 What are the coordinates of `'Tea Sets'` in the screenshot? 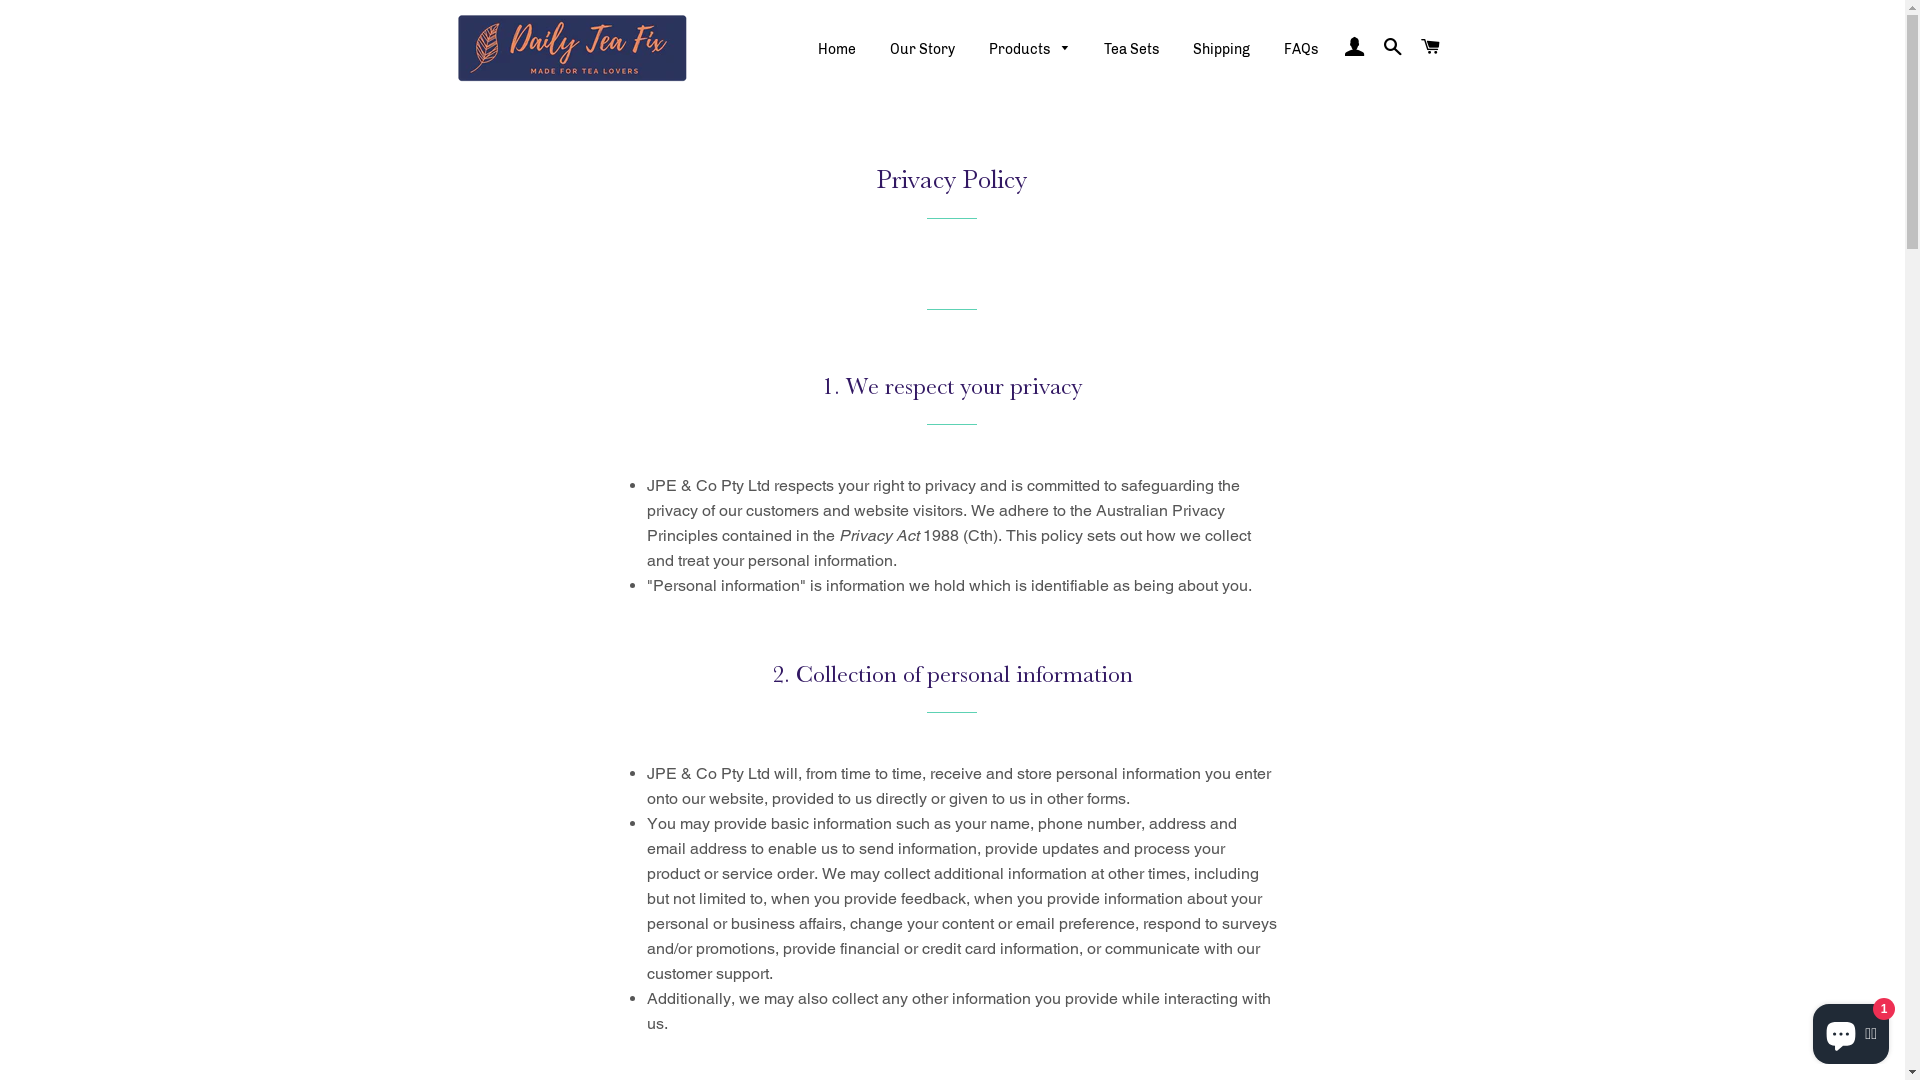 It's located at (1131, 49).